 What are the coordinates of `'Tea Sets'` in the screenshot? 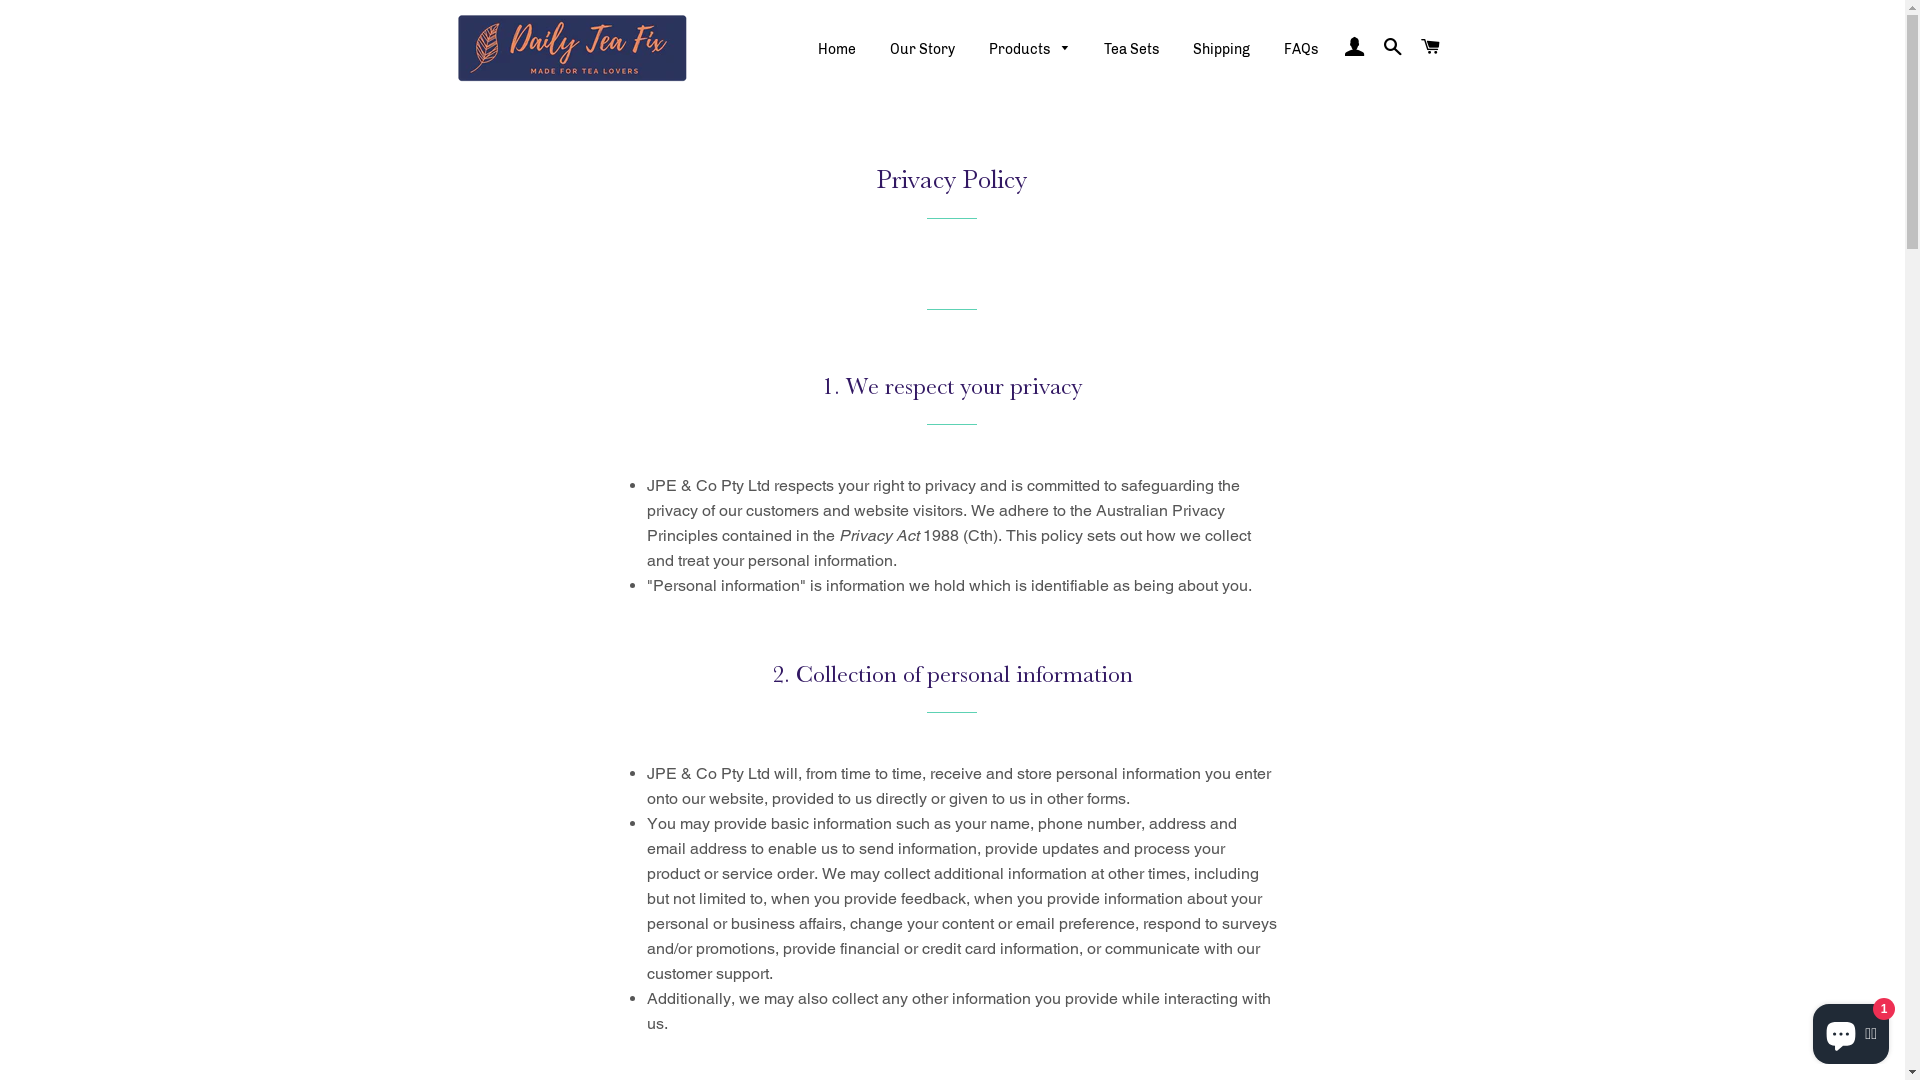 It's located at (1131, 49).